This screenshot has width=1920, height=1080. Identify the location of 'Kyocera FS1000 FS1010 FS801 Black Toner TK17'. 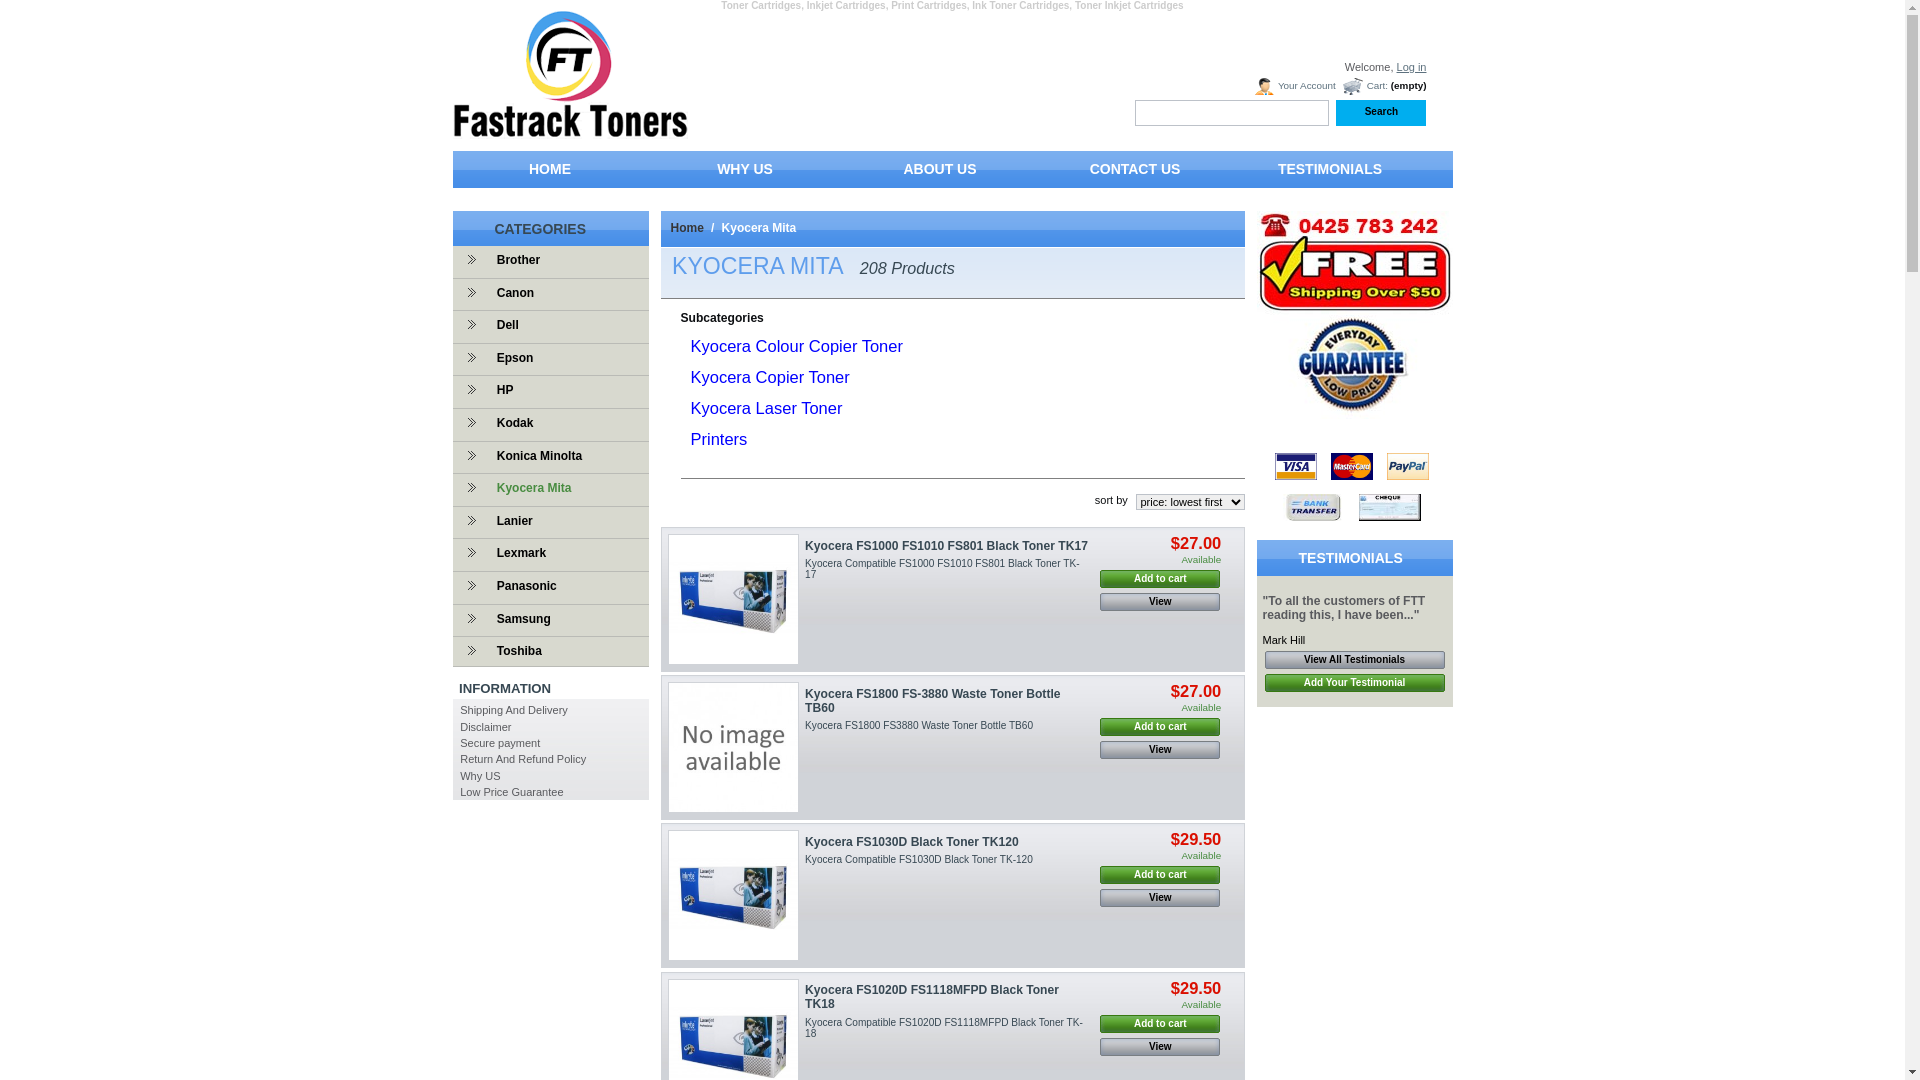
(945, 546).